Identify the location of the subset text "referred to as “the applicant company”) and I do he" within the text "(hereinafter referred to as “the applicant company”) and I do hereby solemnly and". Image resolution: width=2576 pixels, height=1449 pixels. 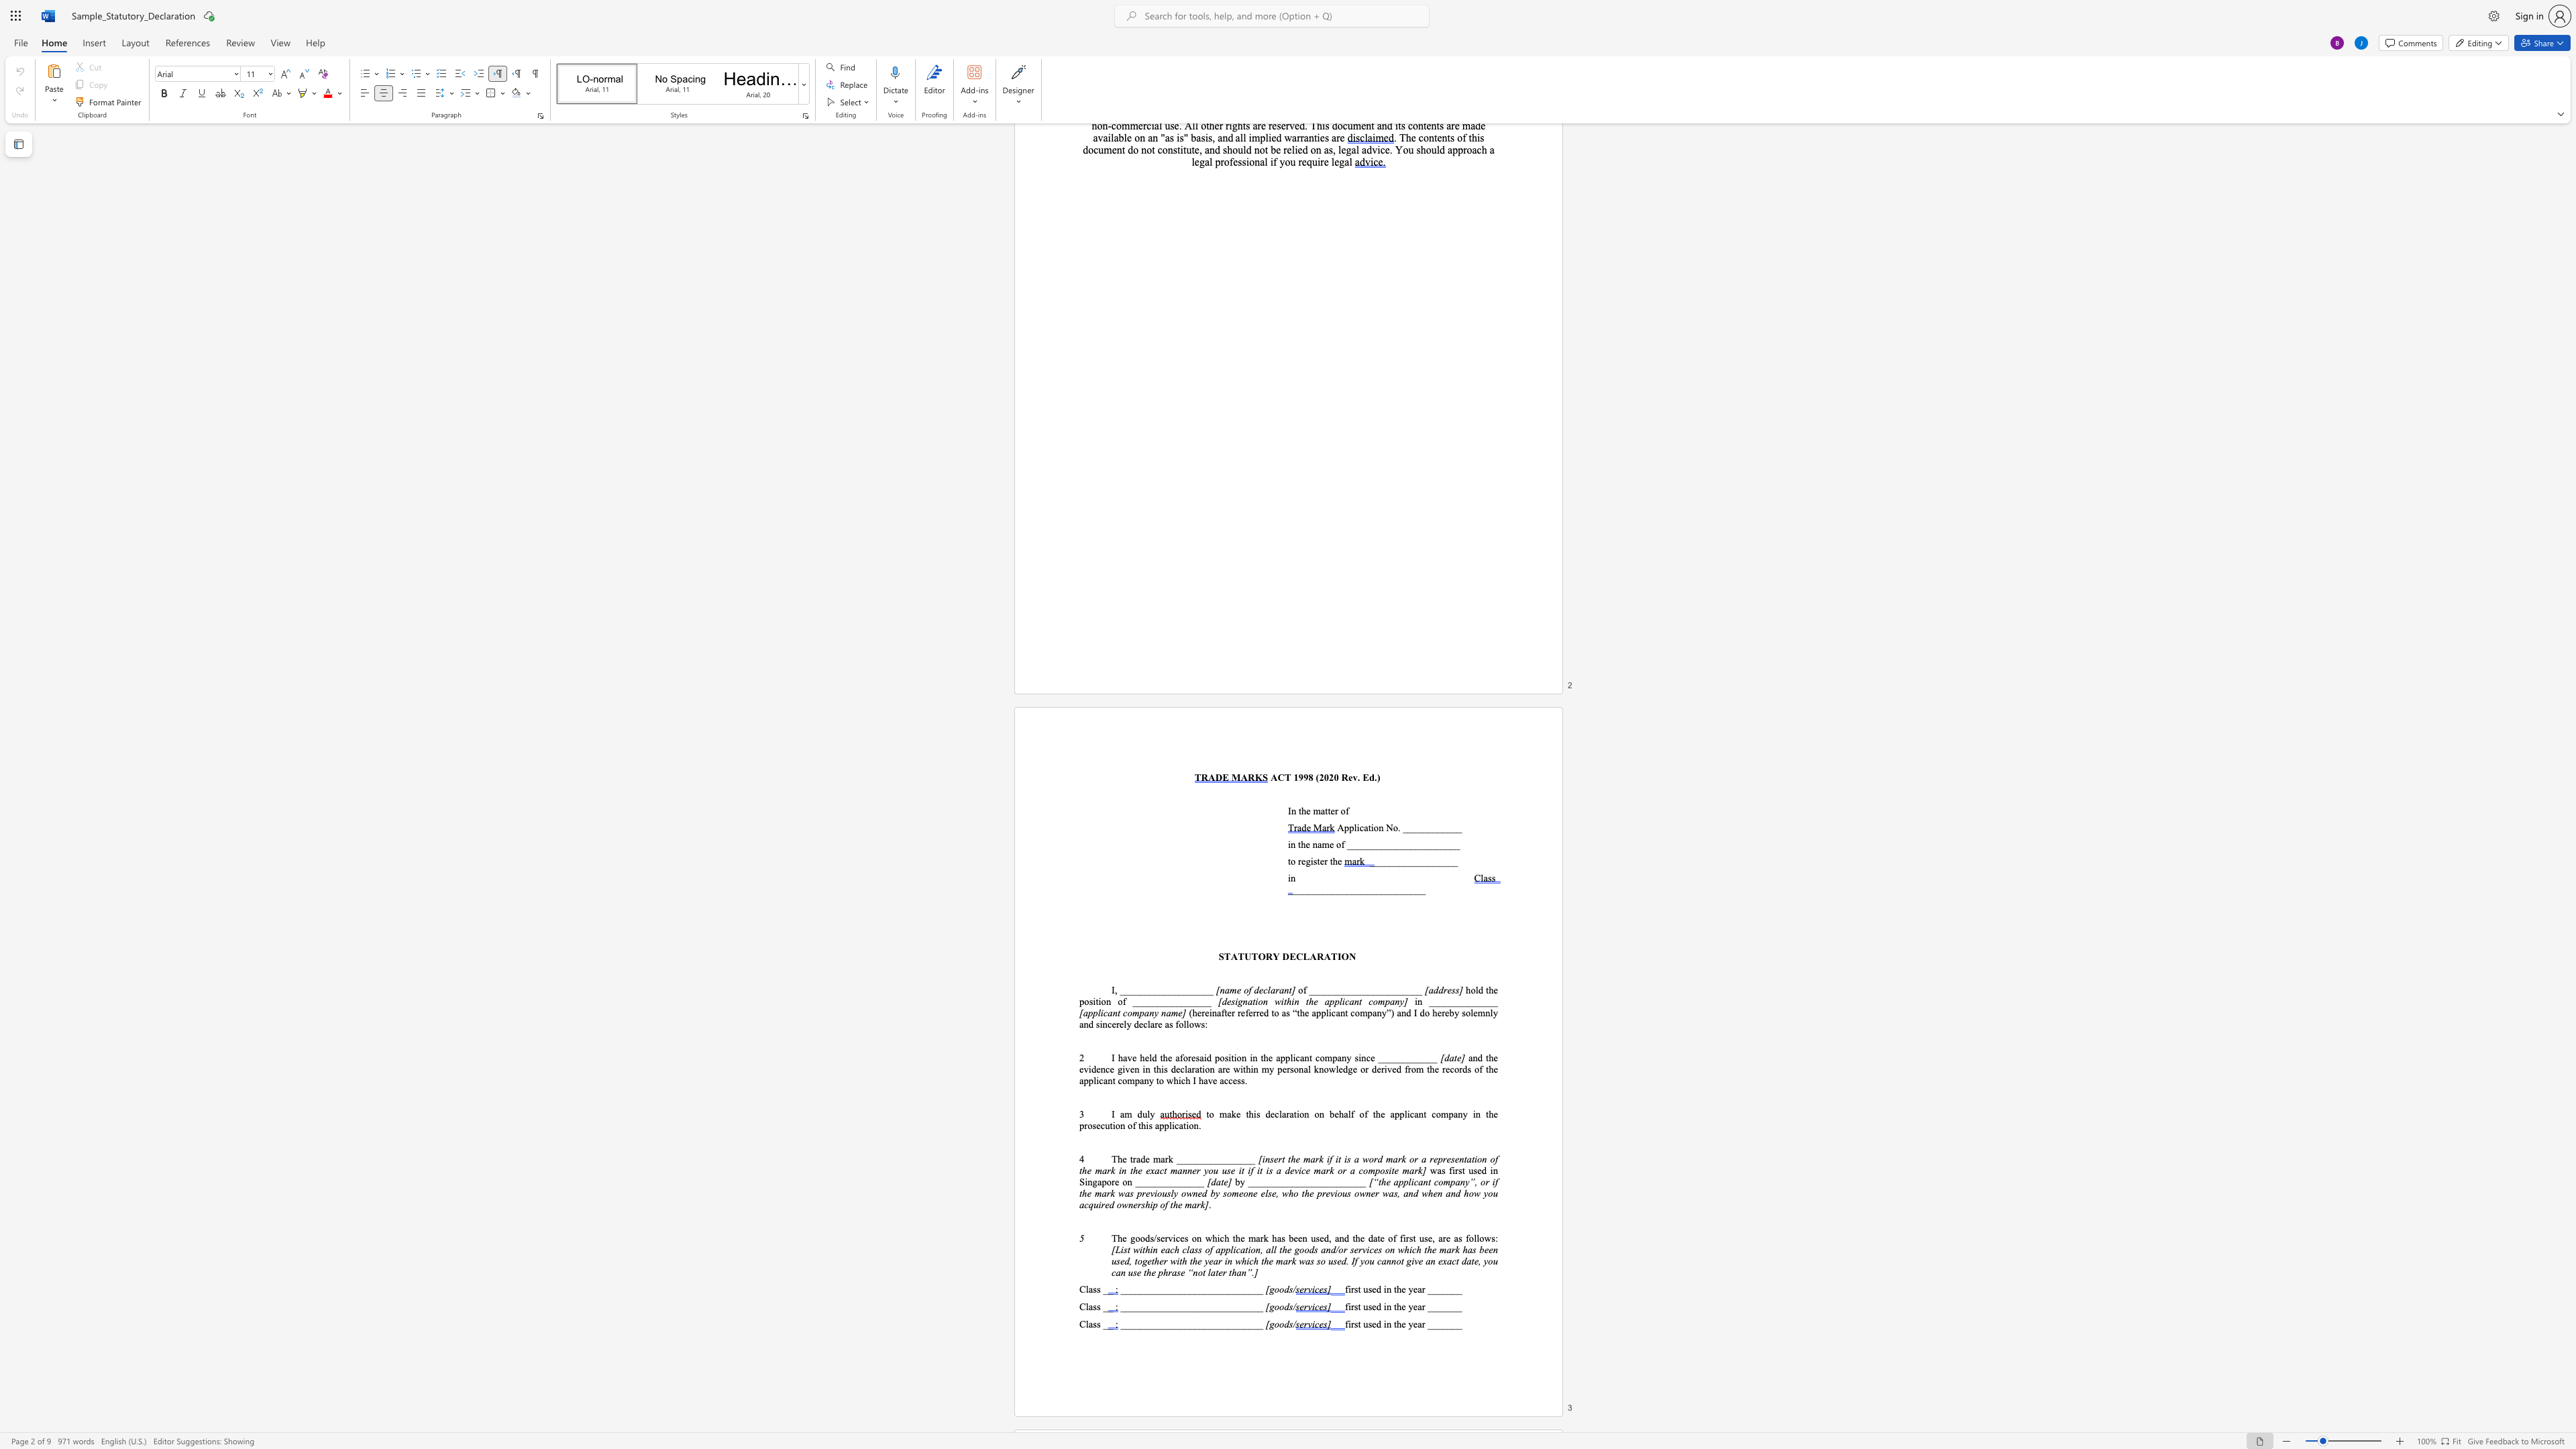
(1237, 1012).